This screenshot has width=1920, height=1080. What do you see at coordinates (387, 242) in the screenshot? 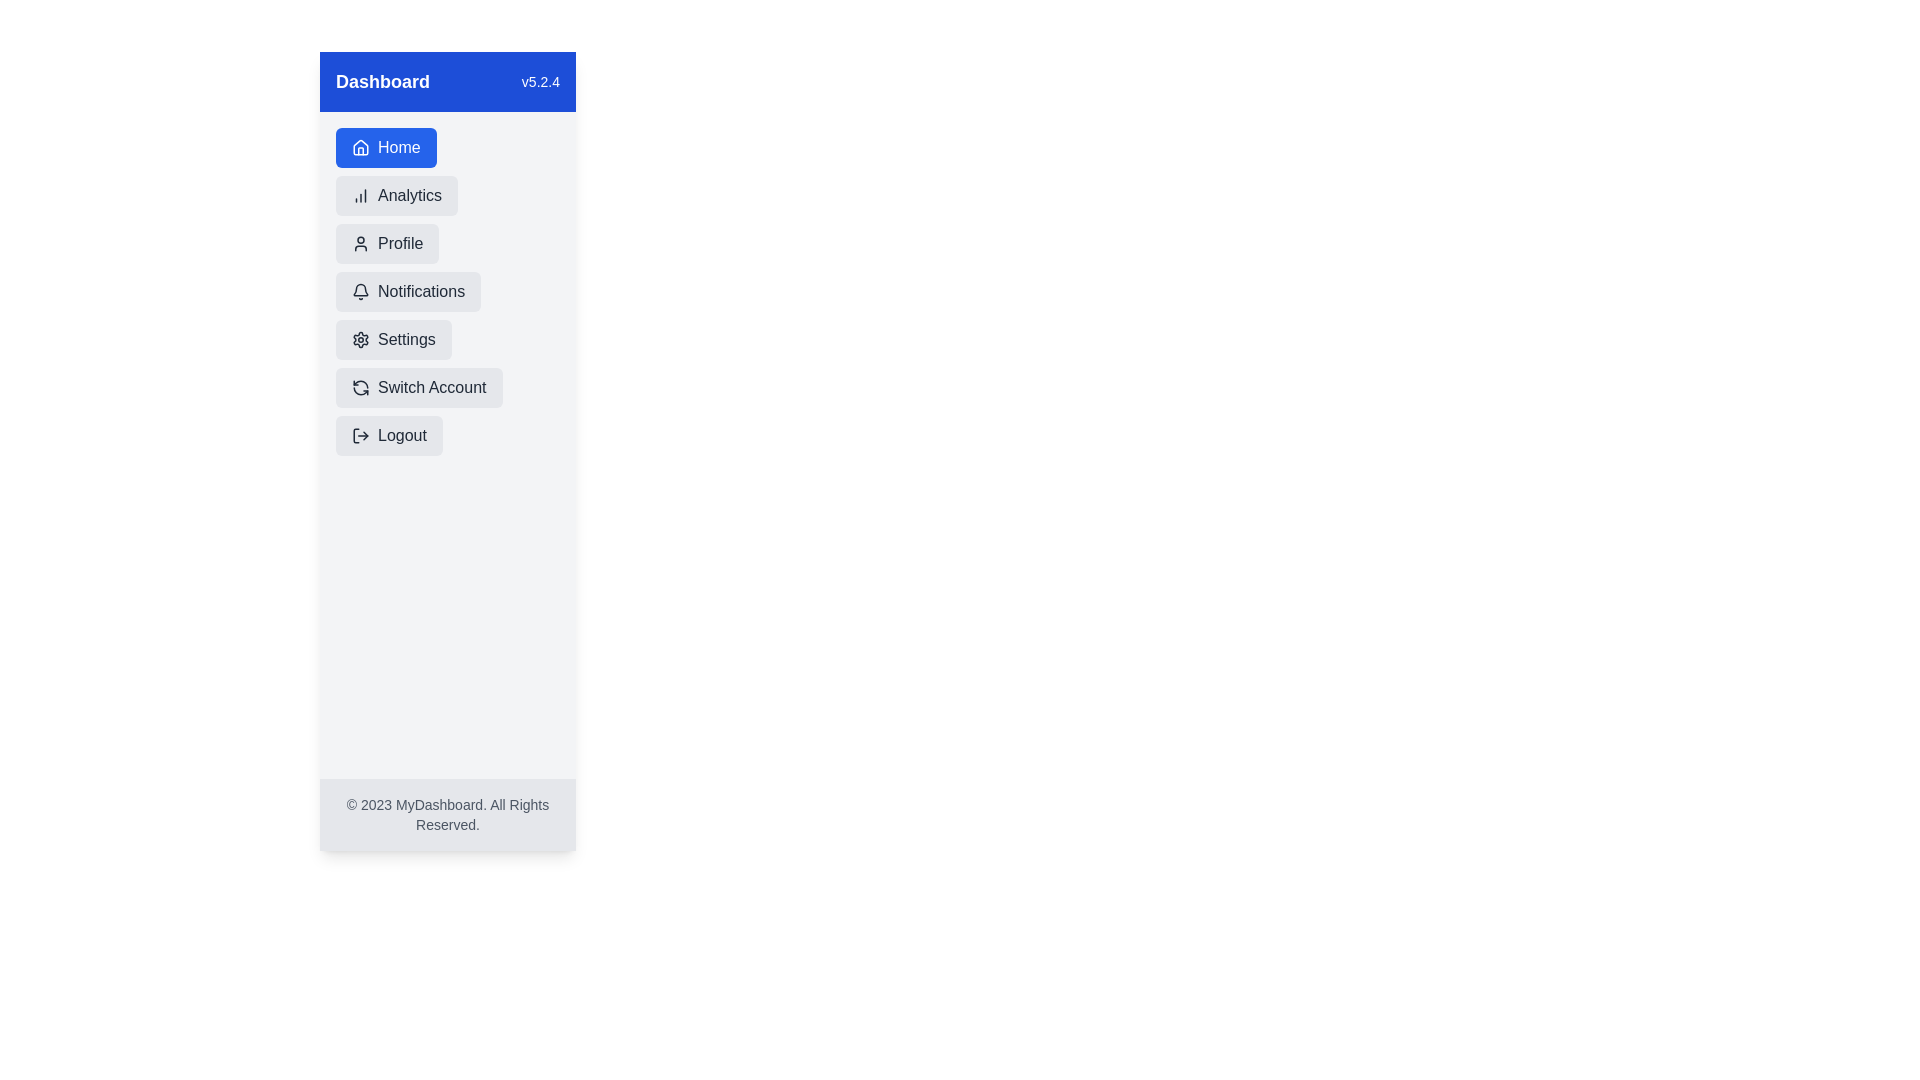
I see `the 'Profile' button, which is a rectangular button with a light gray background and a user profile icon, located in the vertical list of buttons on the left side of the interface, specifically the third item below the 'Analytics' button` at bounding box center [387, 242].